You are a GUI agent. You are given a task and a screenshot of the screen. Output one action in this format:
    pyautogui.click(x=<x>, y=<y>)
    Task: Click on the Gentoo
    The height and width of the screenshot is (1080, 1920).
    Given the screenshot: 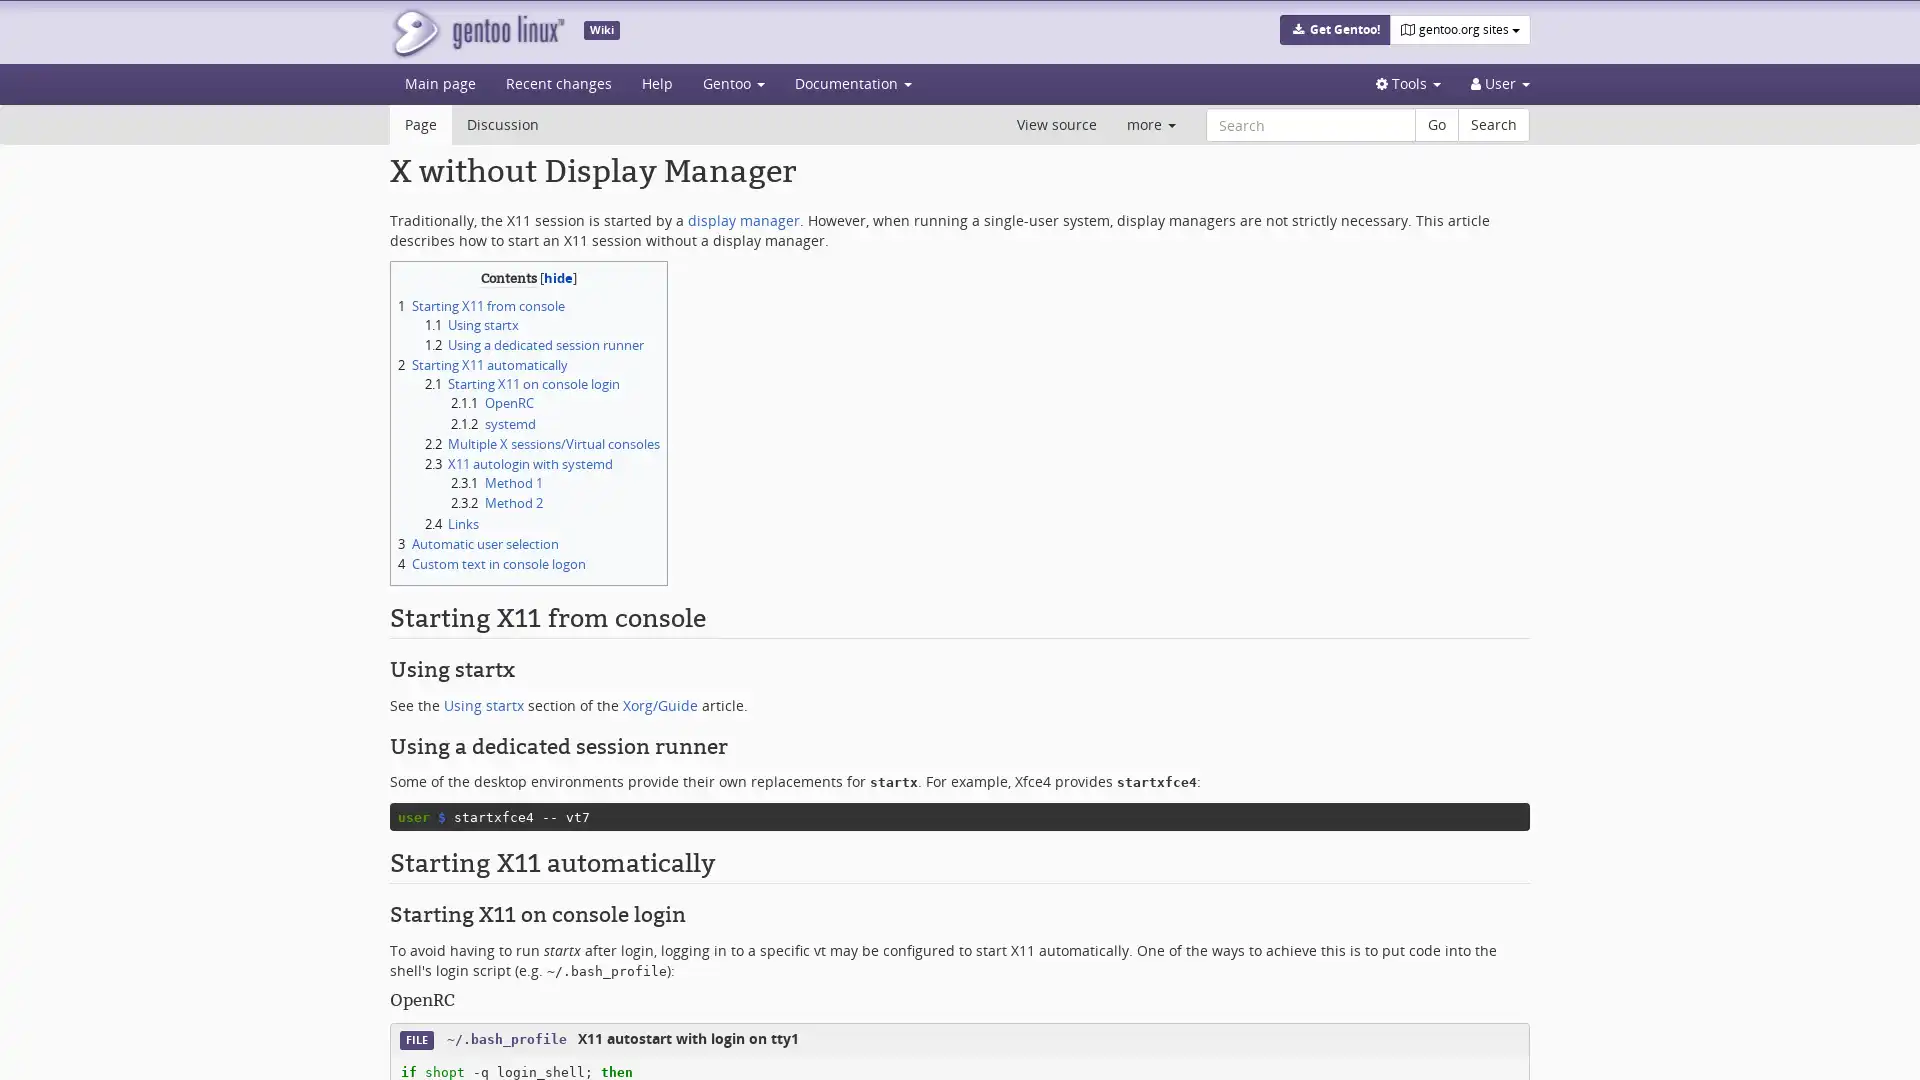 What is the action you would take?
    pyautogui.click(x=733, y=83)
    